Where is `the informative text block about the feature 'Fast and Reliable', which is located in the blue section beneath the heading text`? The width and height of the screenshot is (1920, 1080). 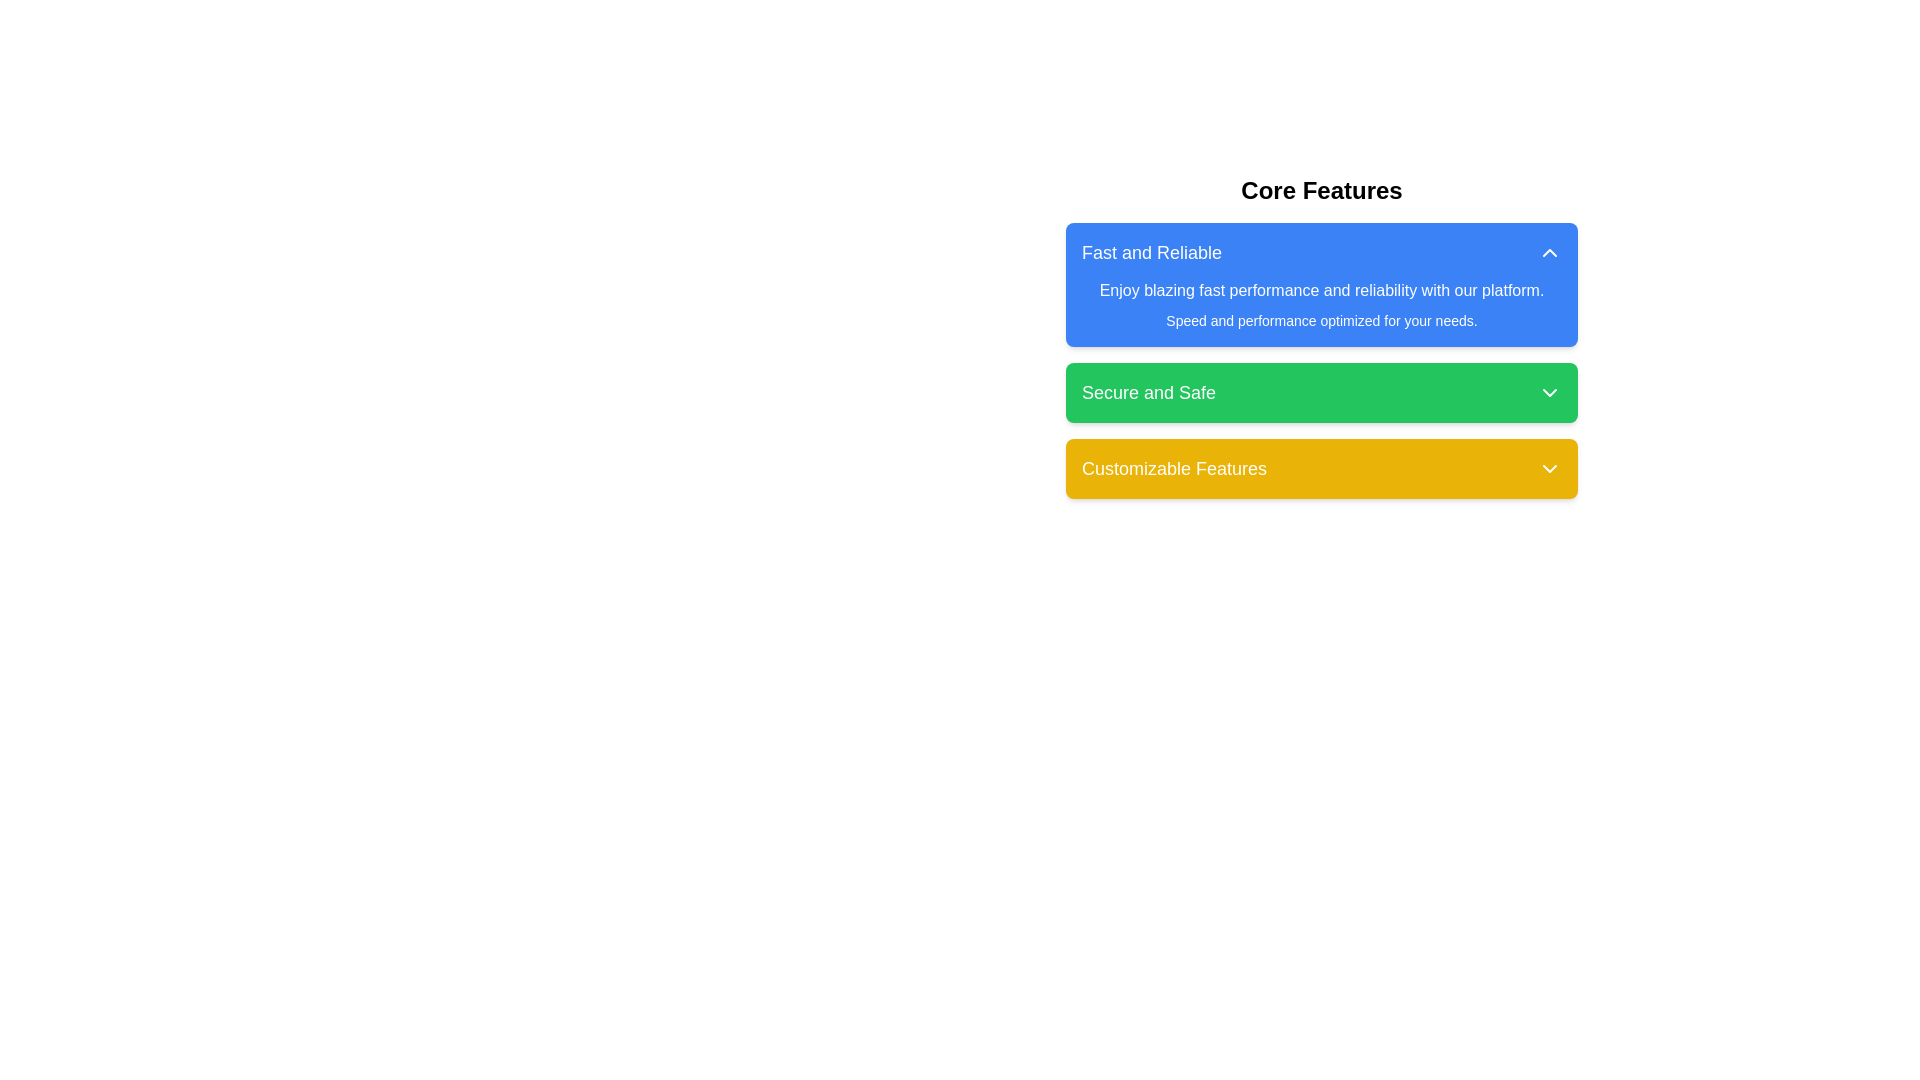
the informative text block about the feature 'Fast and Reliable', which is located in the blue section beneath the heading text is located at coordinates (1321, 304).